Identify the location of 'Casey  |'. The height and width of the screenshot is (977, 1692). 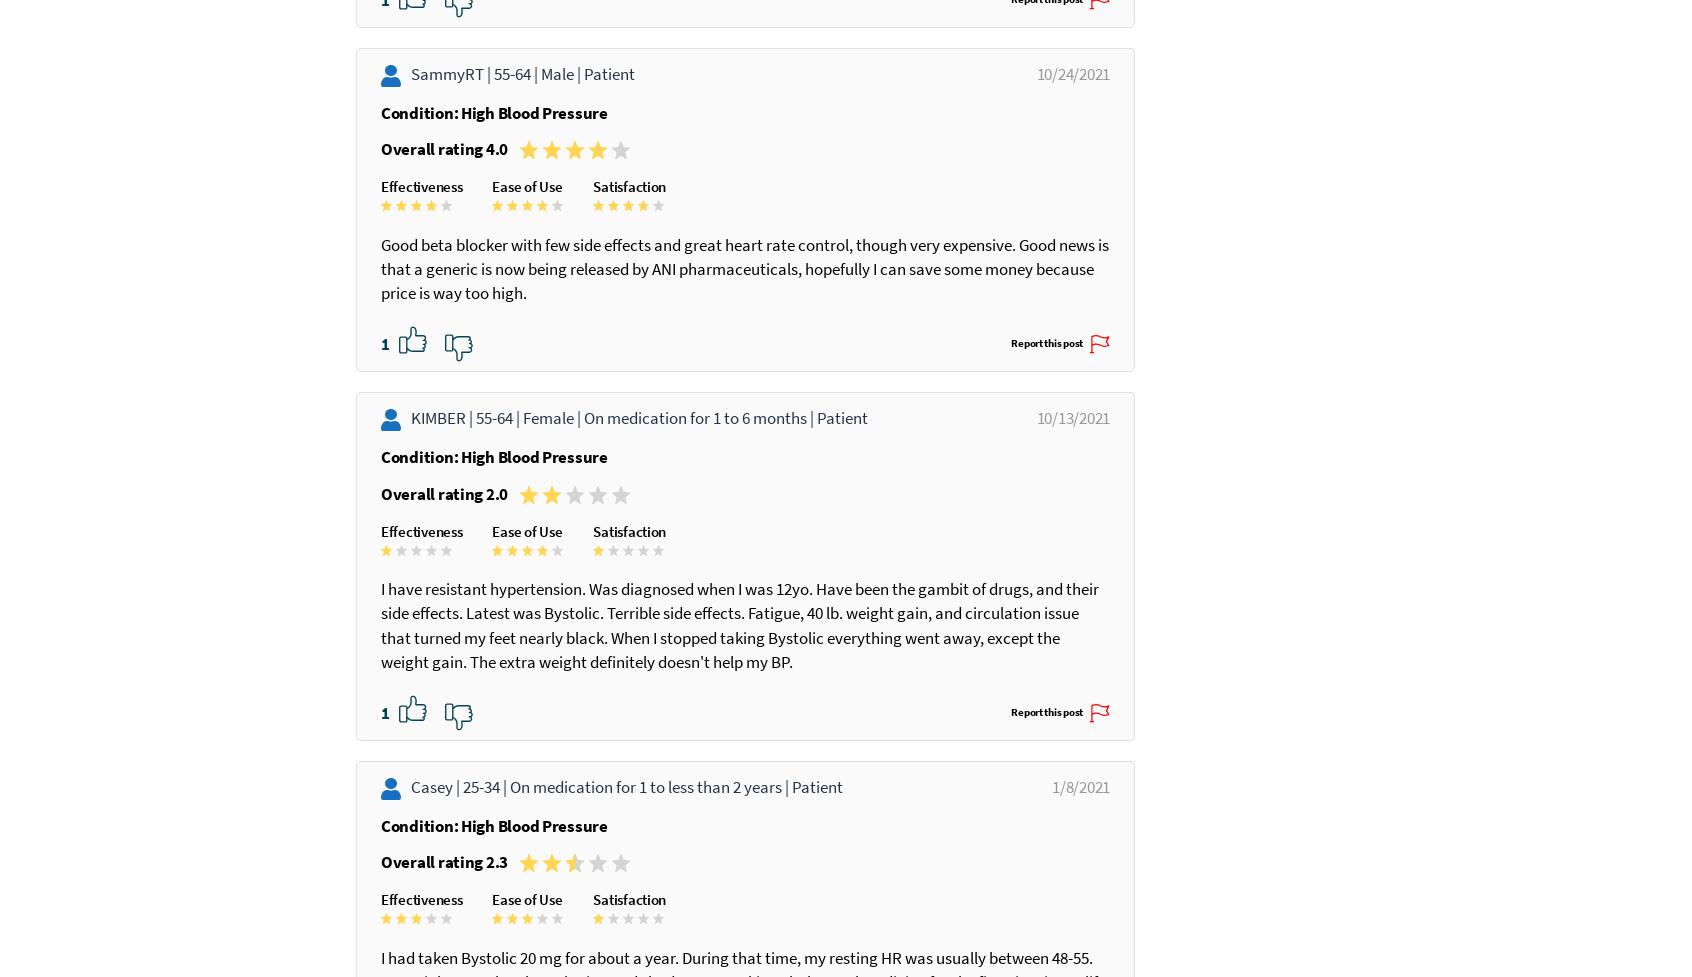
(436, 834).